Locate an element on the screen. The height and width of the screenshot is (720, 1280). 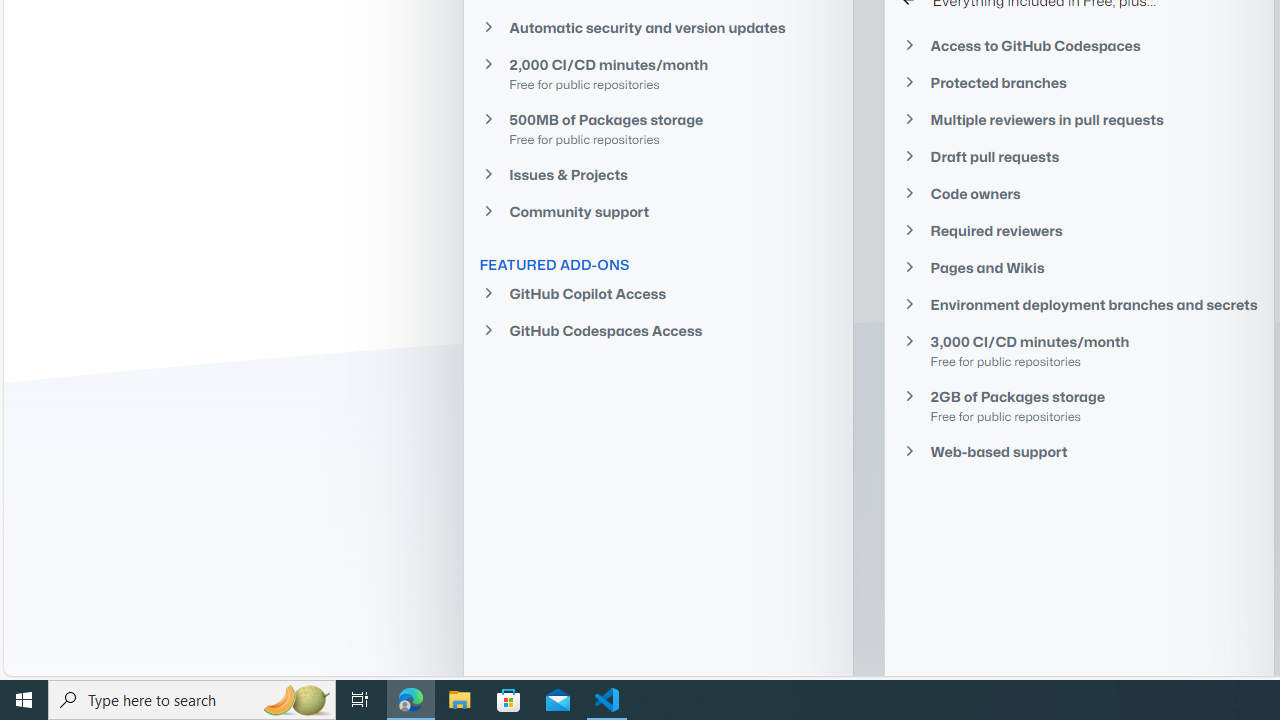
'Access to GitHub Codespaces' is located at coordinates (1078, 45).